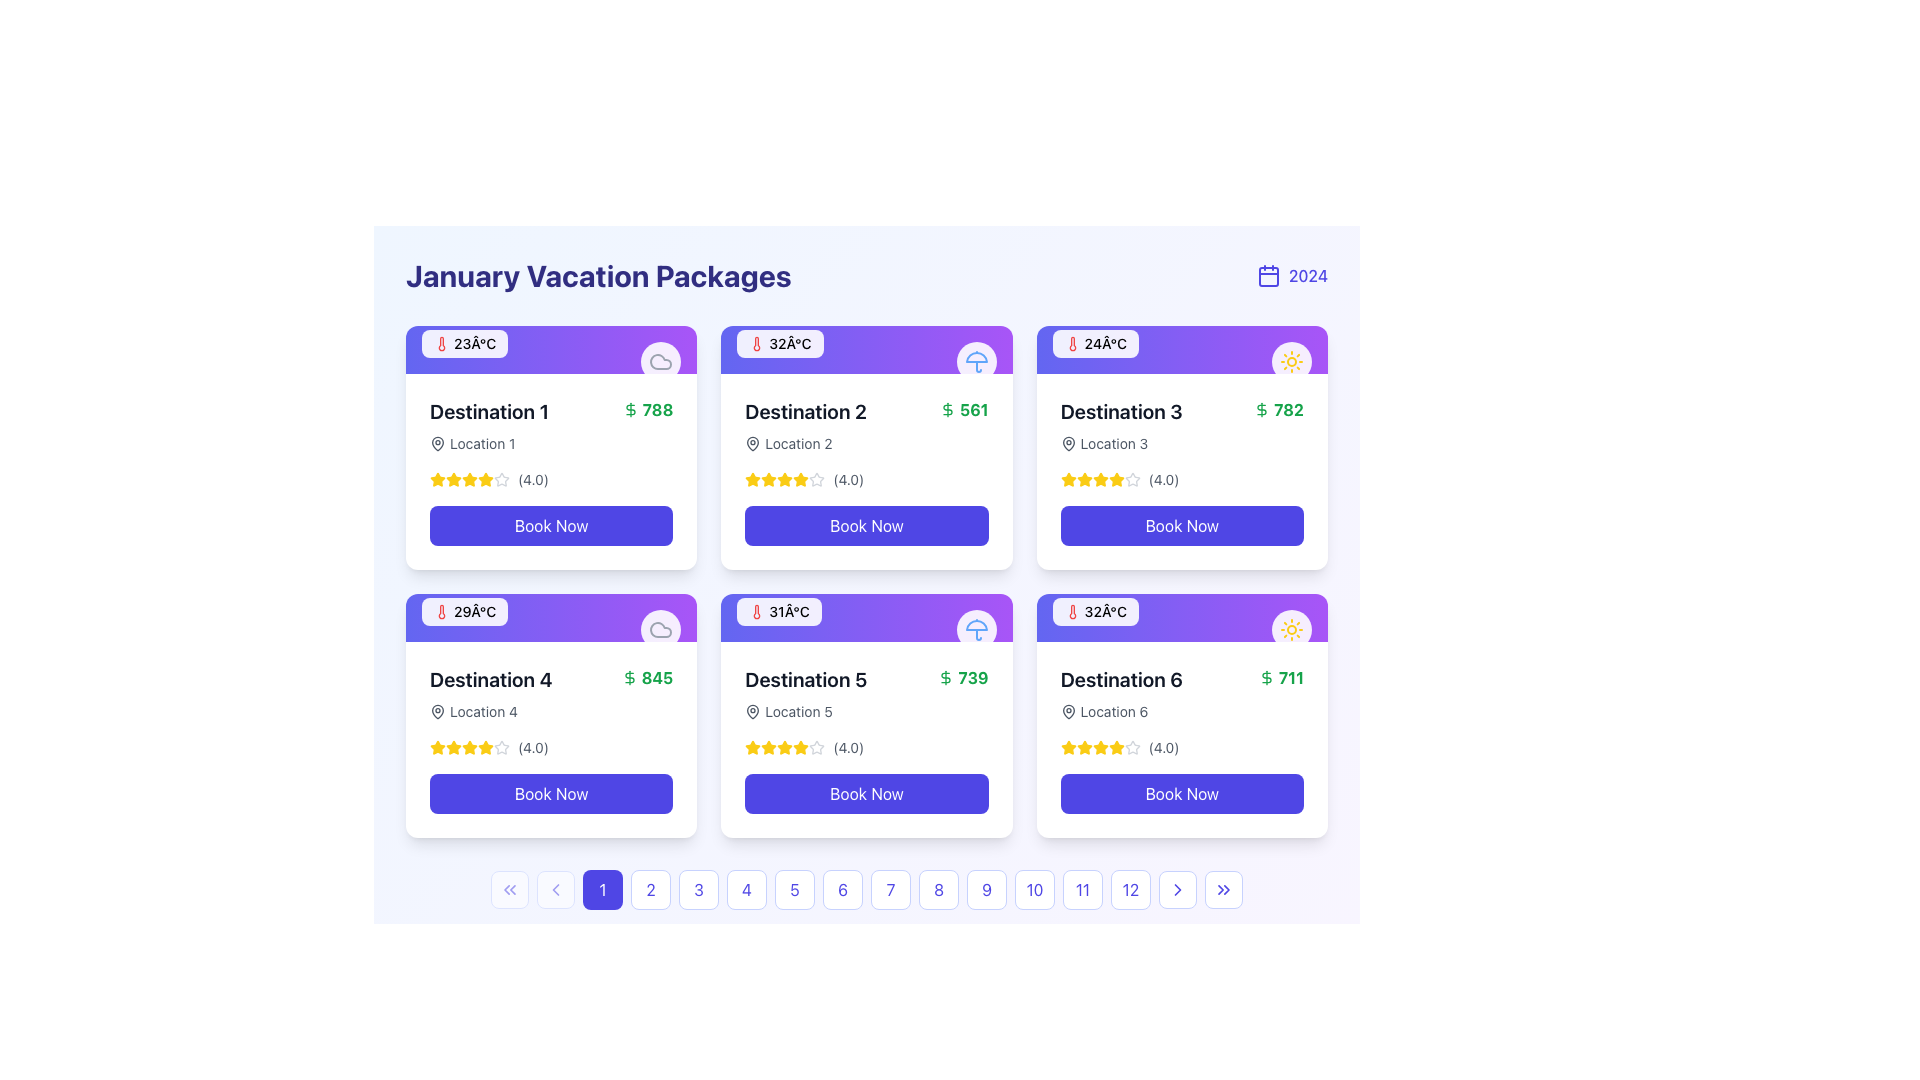 Image resolution: width=1920 pixels, height=1080 pixels. What do you see at coordinates (1281, 677) in the screenshot?
I see `the green text element displaying '711' next to the dollar symbol in the 'Destination 6' card located in the bottom-right part of the interface` at bounding box center [1281, 677].